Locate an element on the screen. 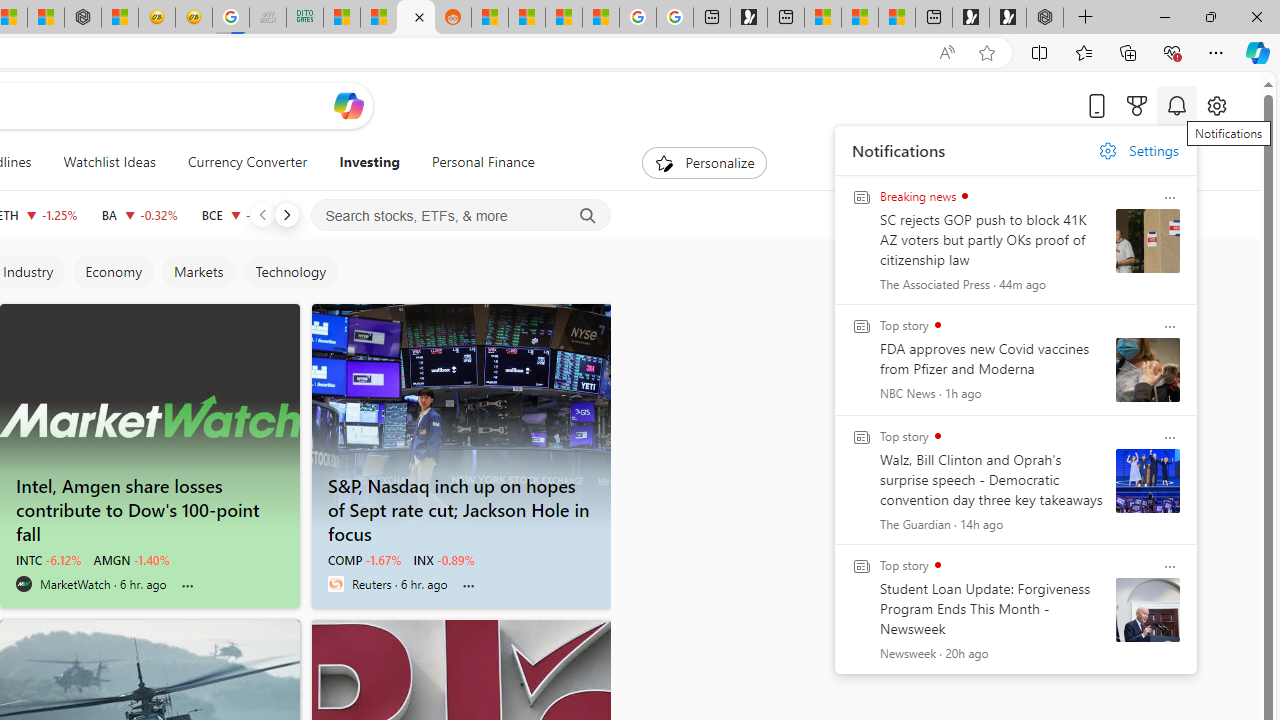 The width and height of the screenshot is (1280, 720). 'Technology' is located at coordinates (289, 272).